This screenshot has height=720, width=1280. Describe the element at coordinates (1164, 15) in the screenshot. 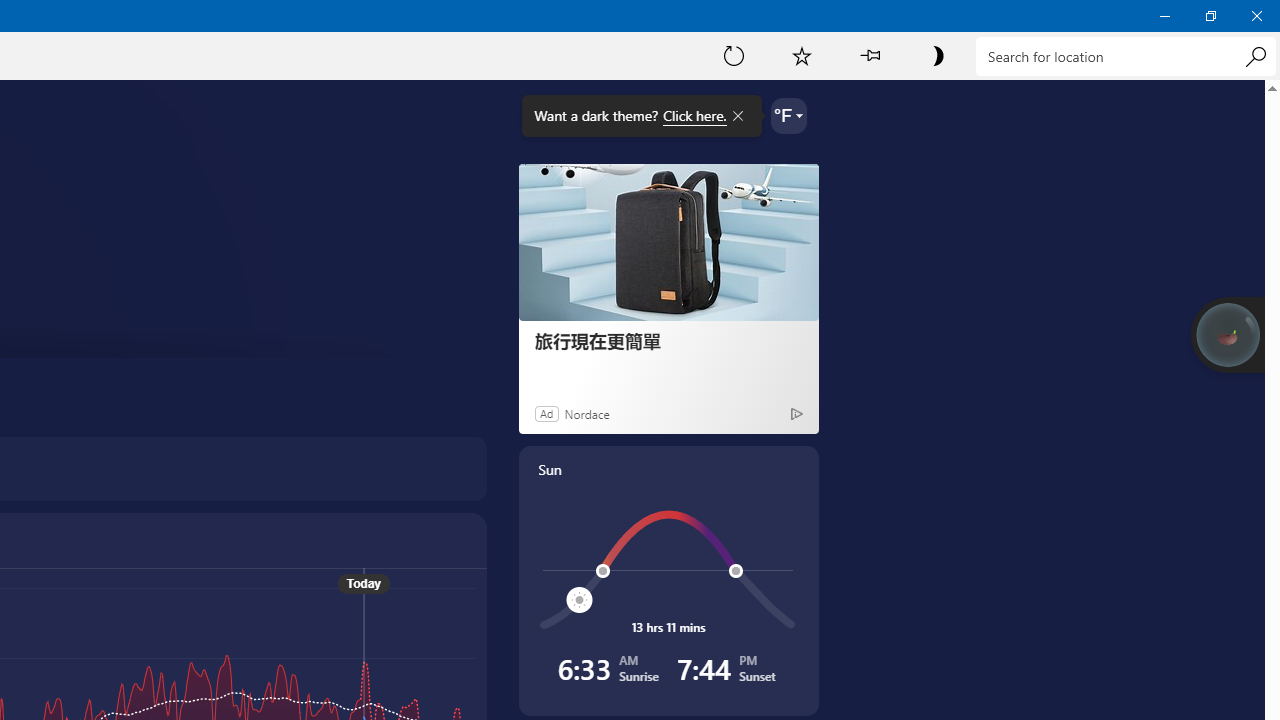

I see `'Minimize Weather'` at that location.